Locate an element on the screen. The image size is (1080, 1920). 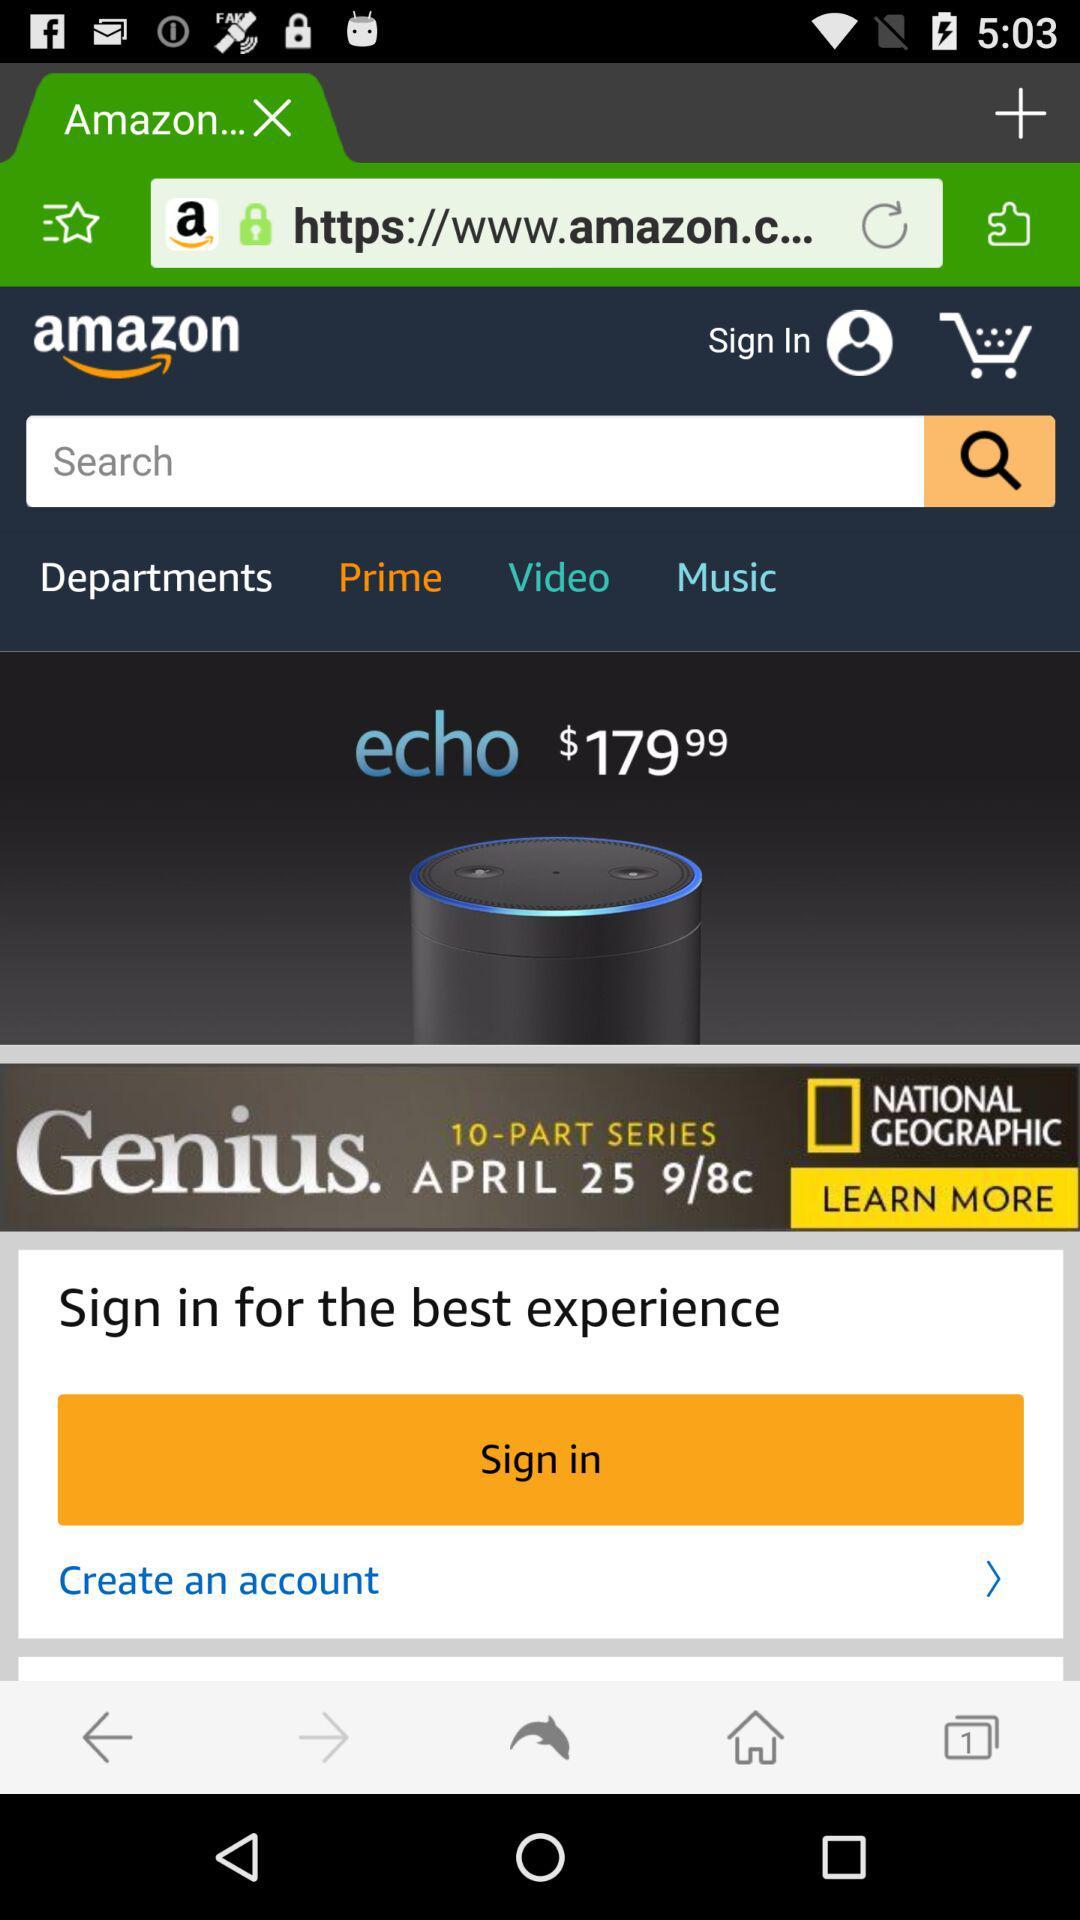
amazon button is located at coordinates (192, 224).